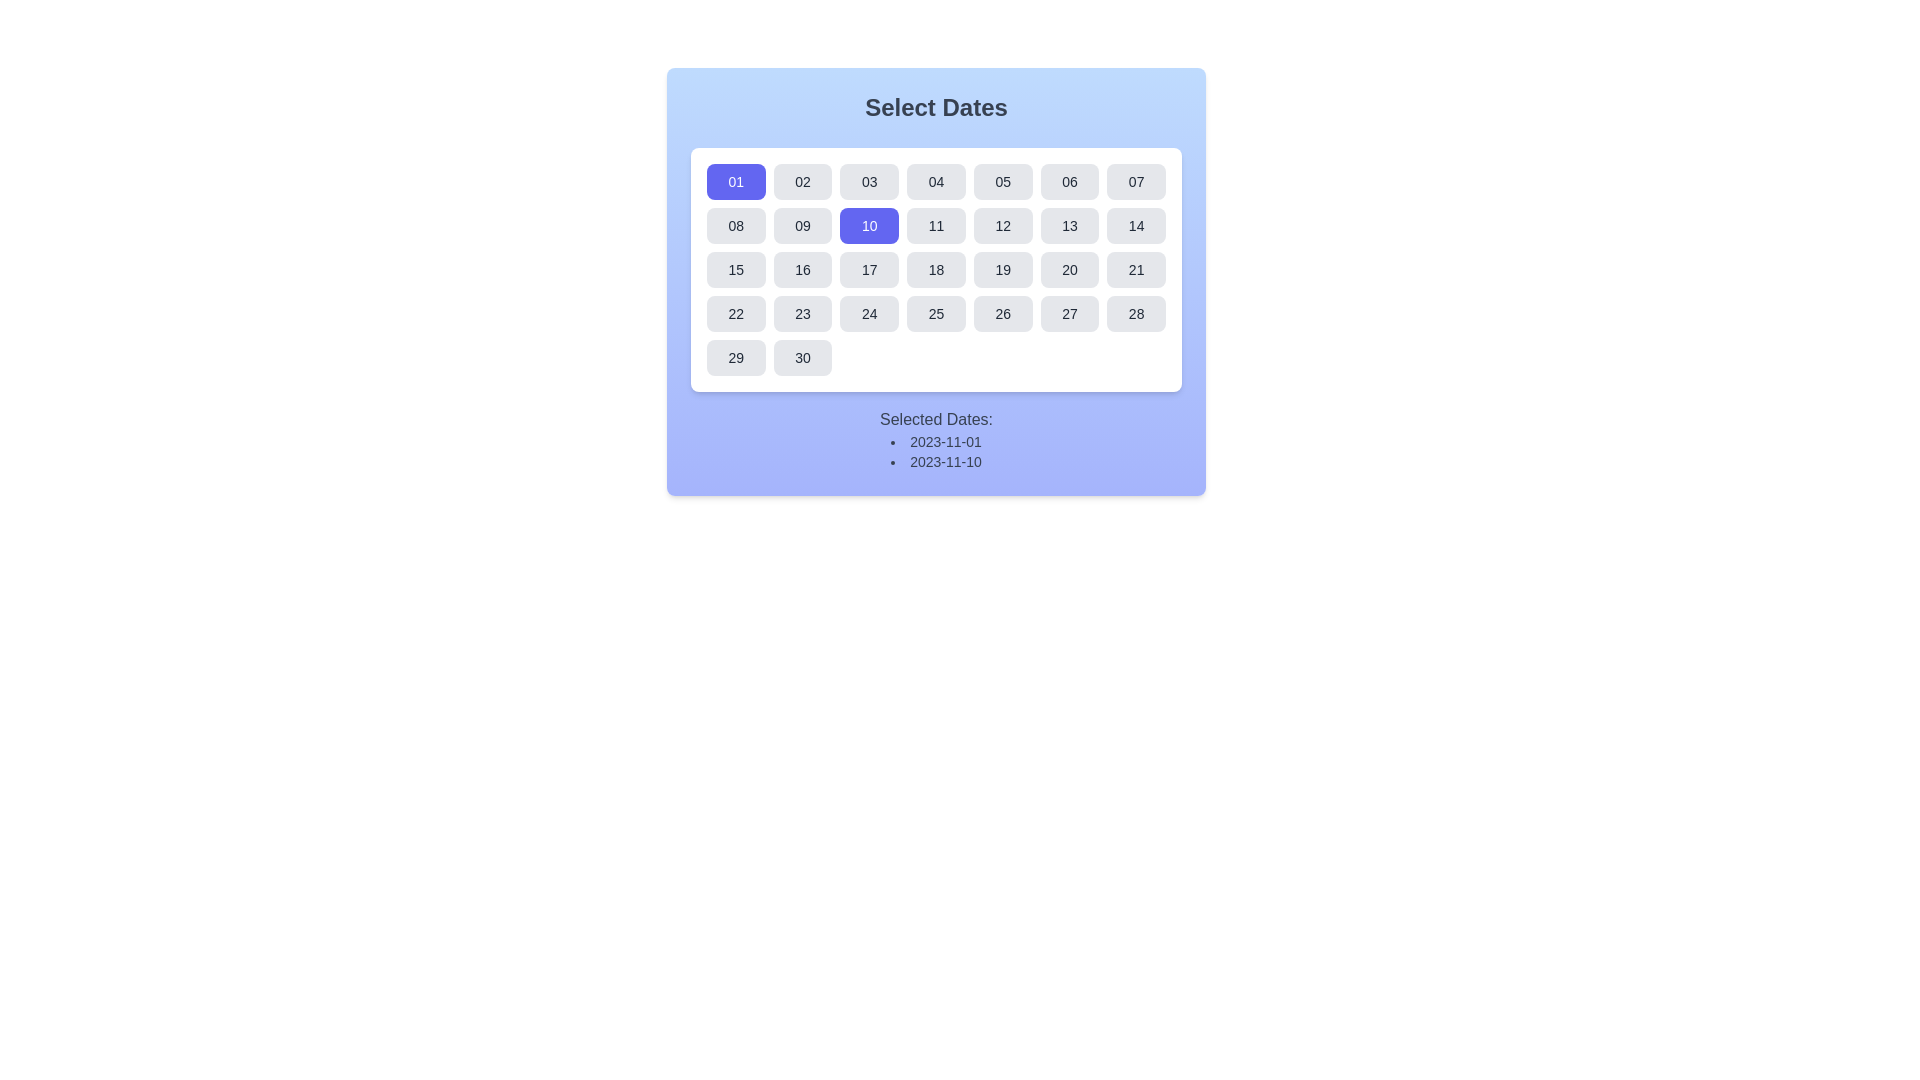 The width and height of the screenshot is (1920, 1080). What do you see at coordinates (735, 225) in the screenshot?
I see `the date button representing the 8th day of the month` at bounding box center [735, 225].